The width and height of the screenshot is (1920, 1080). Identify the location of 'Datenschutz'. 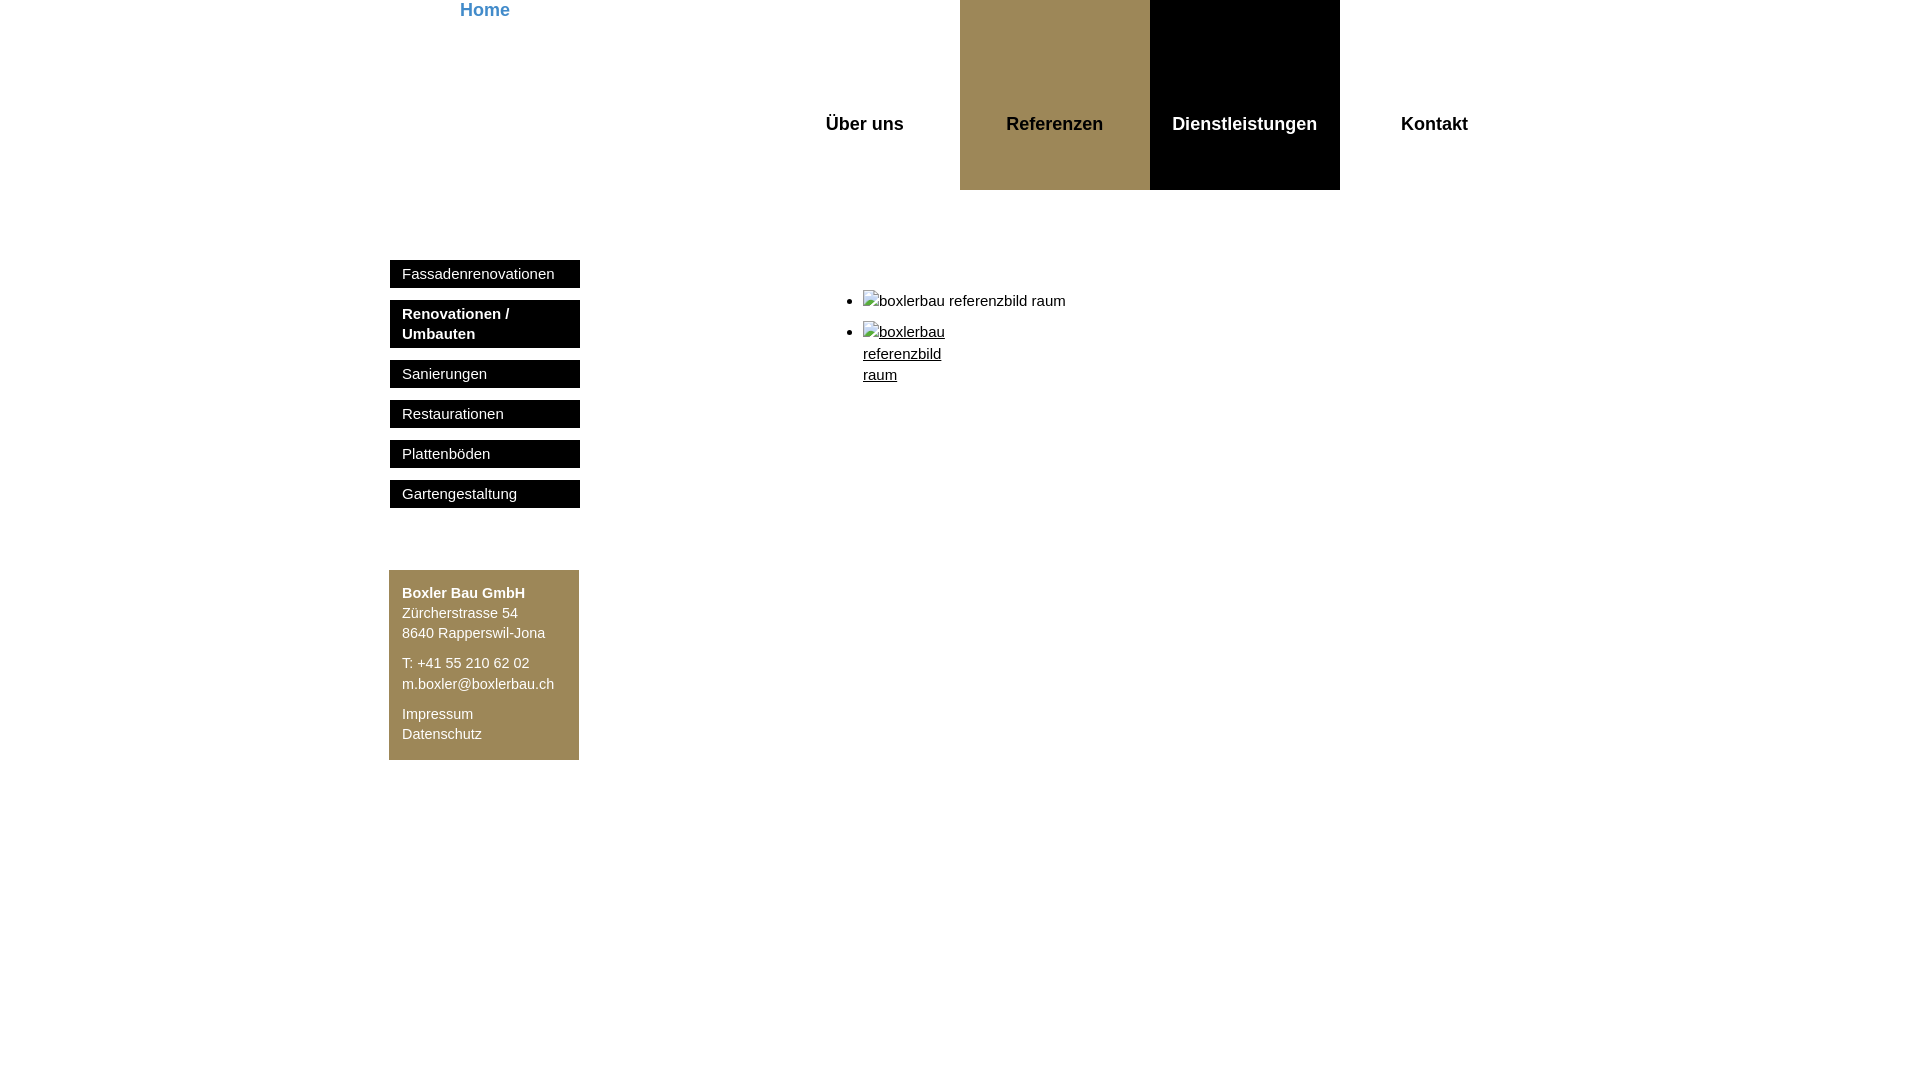
(440, 733).